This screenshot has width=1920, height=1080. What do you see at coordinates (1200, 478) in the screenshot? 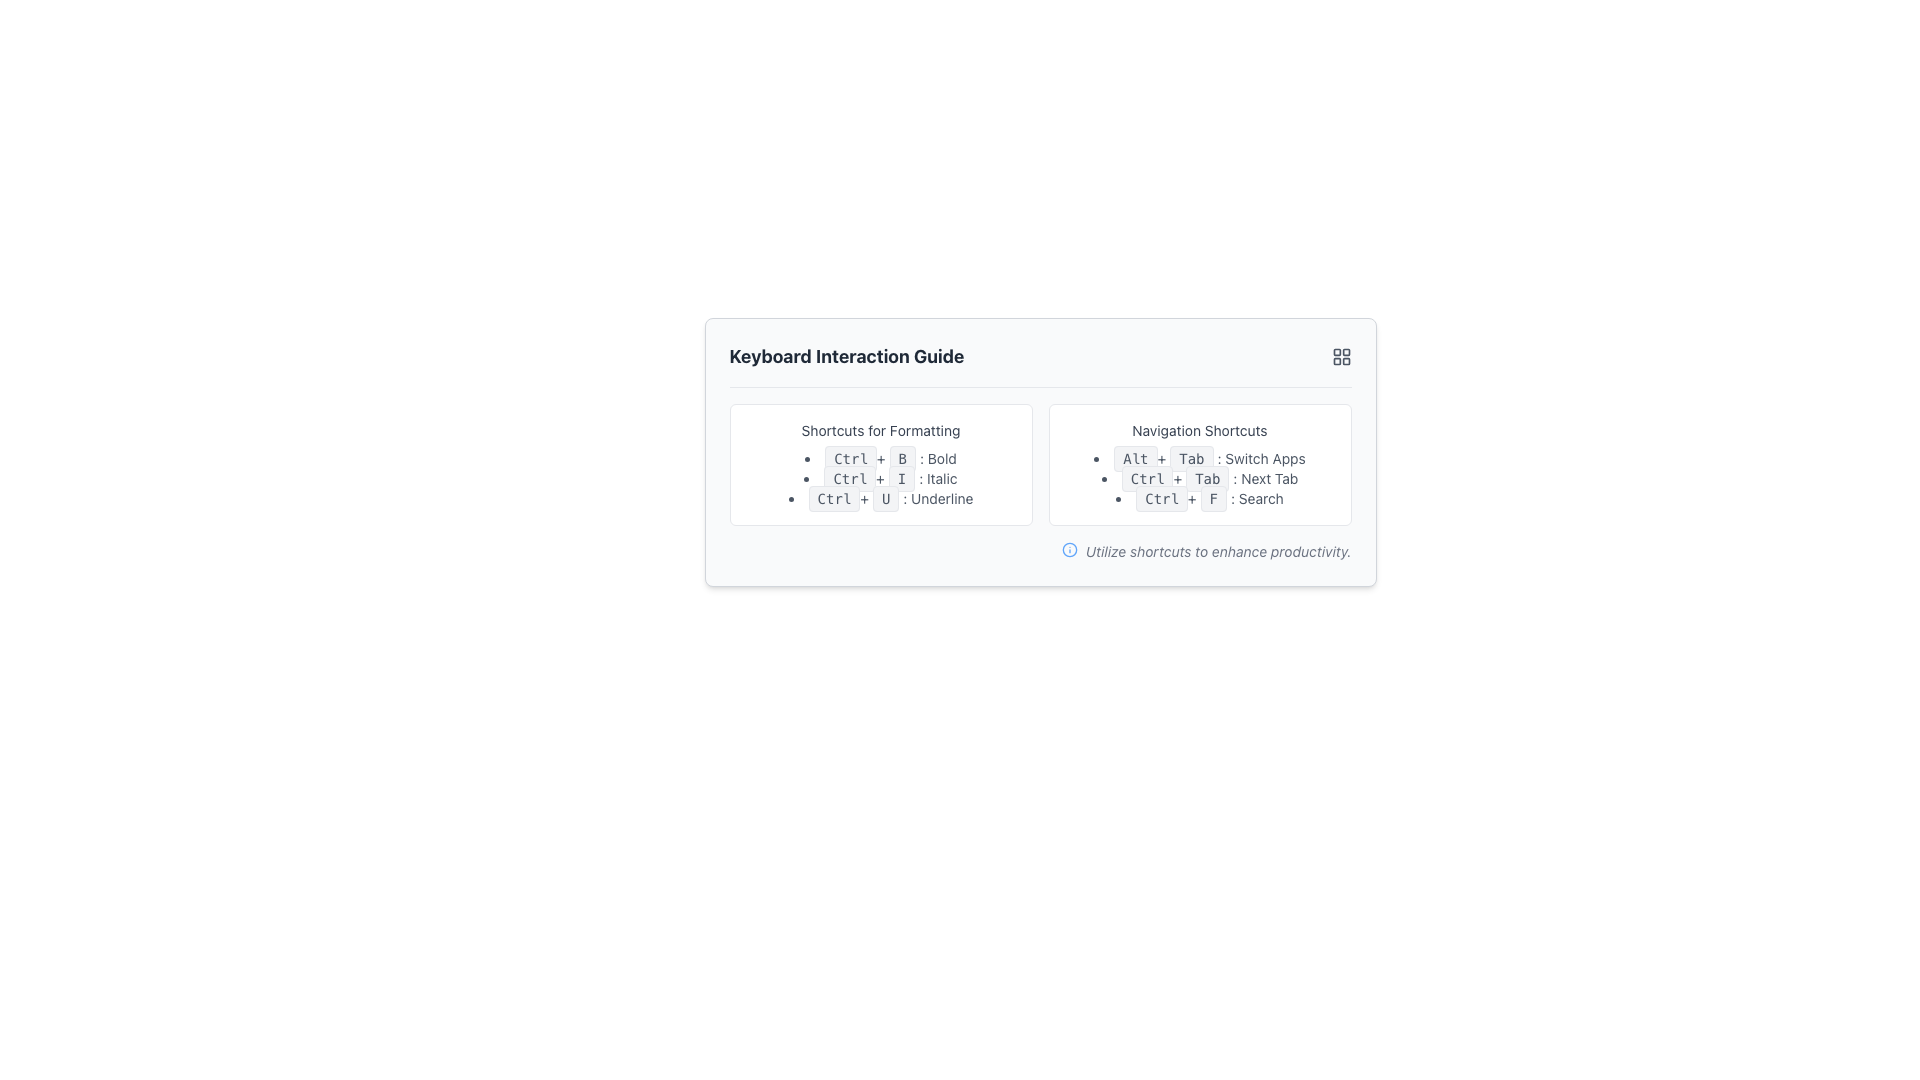
I see `the static text element displaying 'Ctrl+Tab: Next Tab' in the Navigation Shortcuts panel, which is the second item in the list of keyboard shortcuts` at bounding box center [1200, 478].